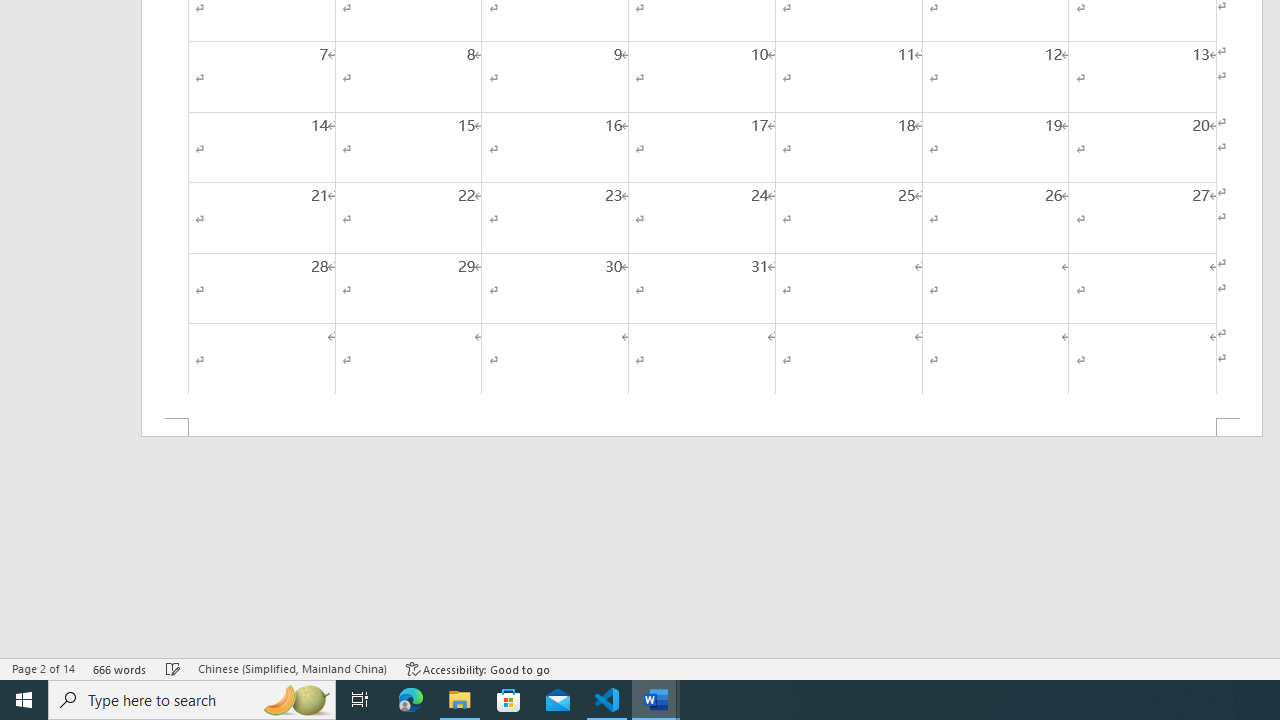 The height and width of the screenshot is (720, 1280). Describe the element at coordinates (119, 669) in the screenshot. I see `'Word Count 666 words'` at that location.